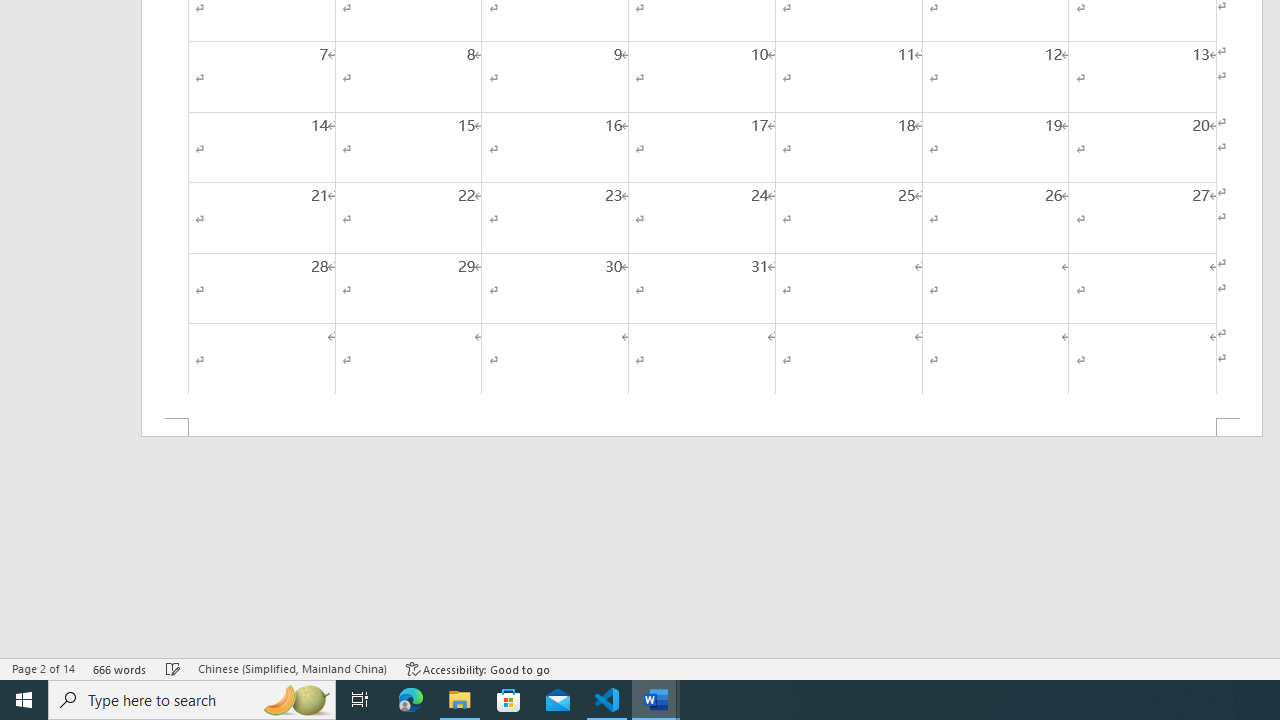 The height and width of the screenshot is (720, 1280). Describe the element at coordinates (119, 669) in the screenshot. I see `'Word Count 666 words'` at that location.